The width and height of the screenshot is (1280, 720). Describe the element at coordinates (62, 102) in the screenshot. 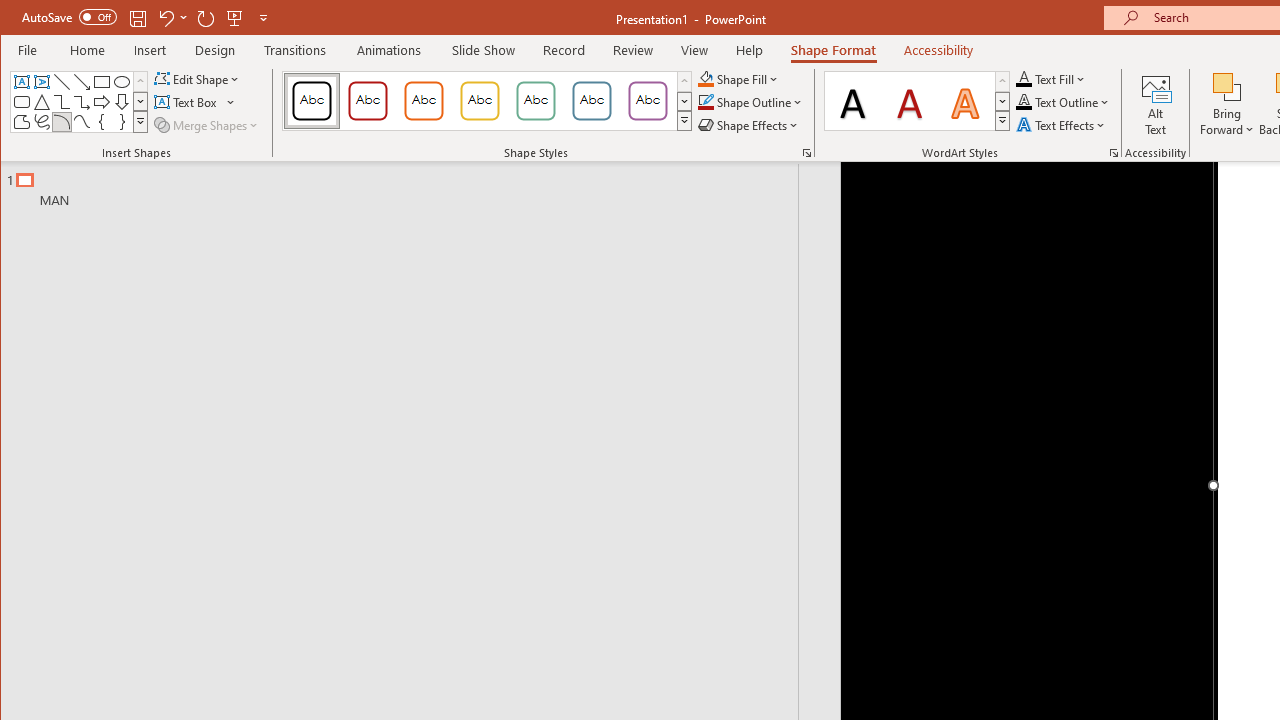

I see `'Connector: Elbow'` at that location.